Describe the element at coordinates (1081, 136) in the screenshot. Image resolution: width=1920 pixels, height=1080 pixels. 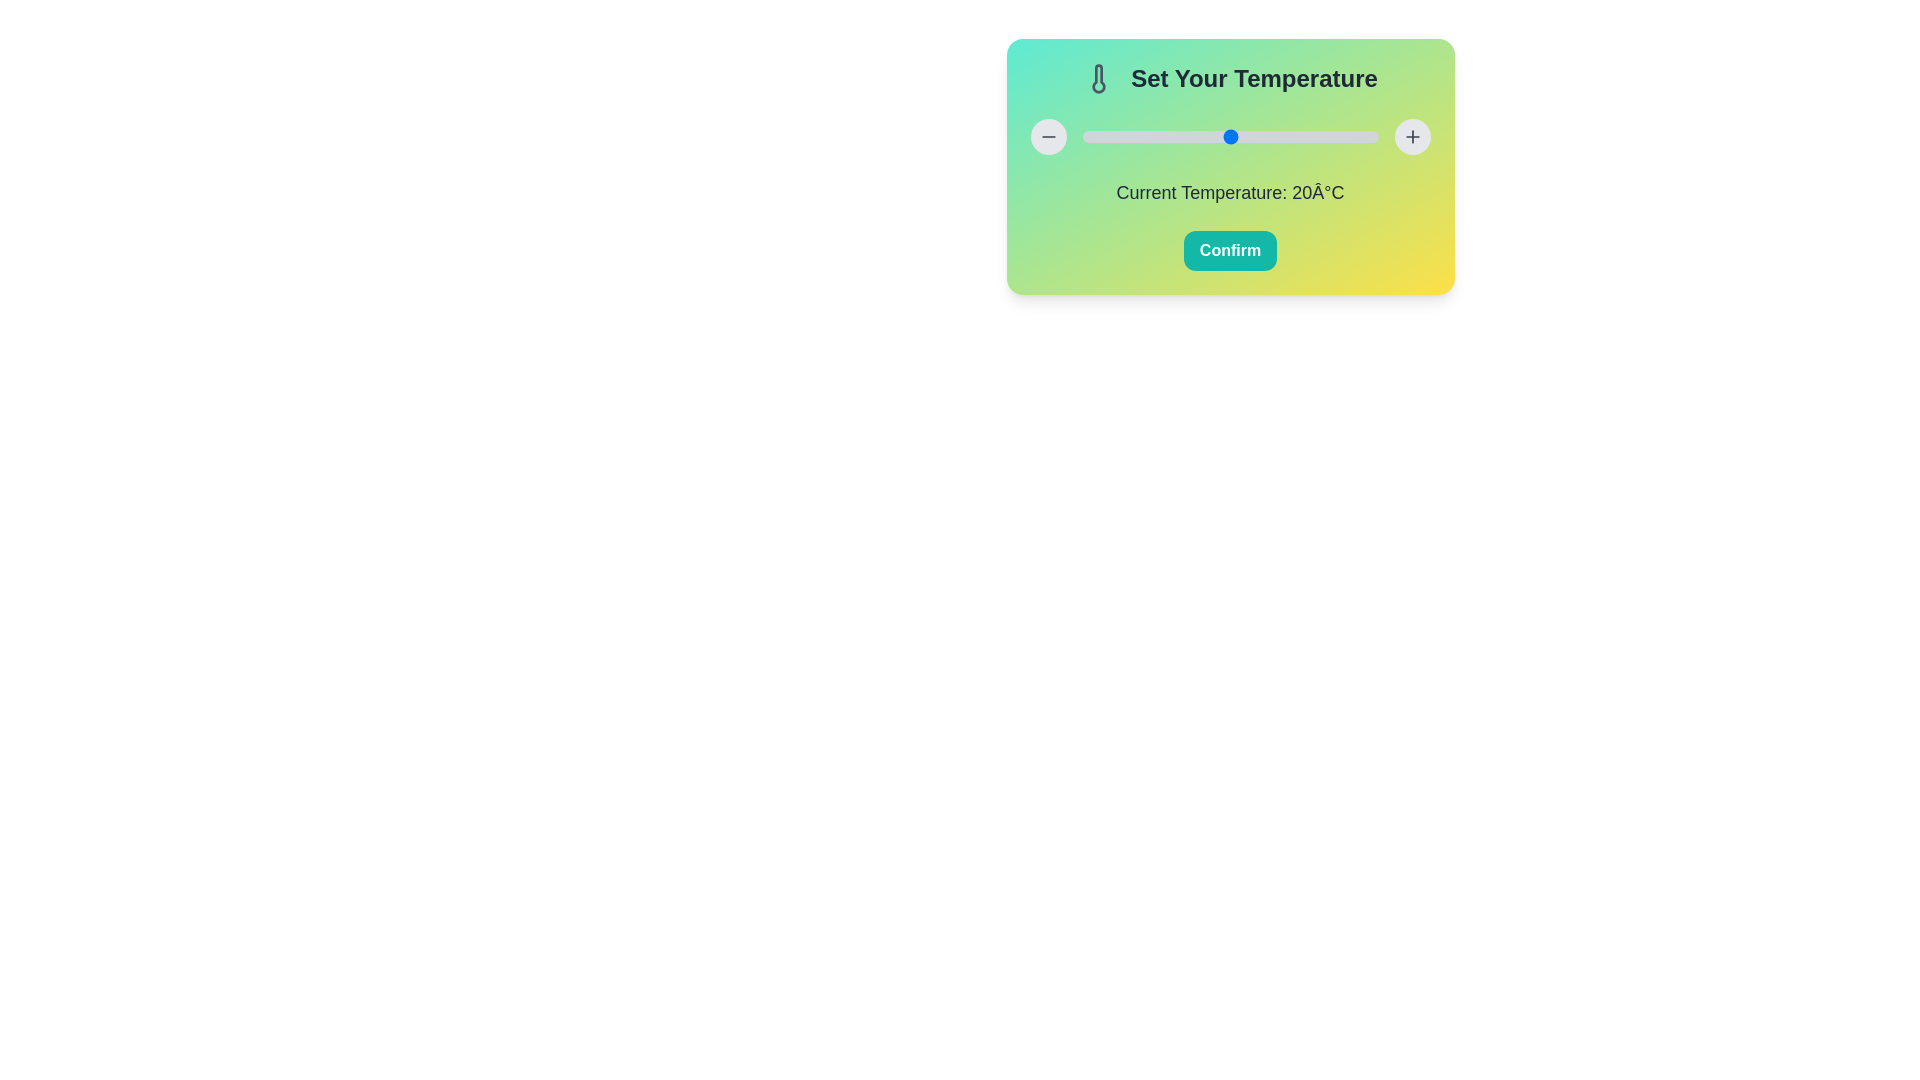
I see `the temperature slider to set the temperature to 0°C` at that location.